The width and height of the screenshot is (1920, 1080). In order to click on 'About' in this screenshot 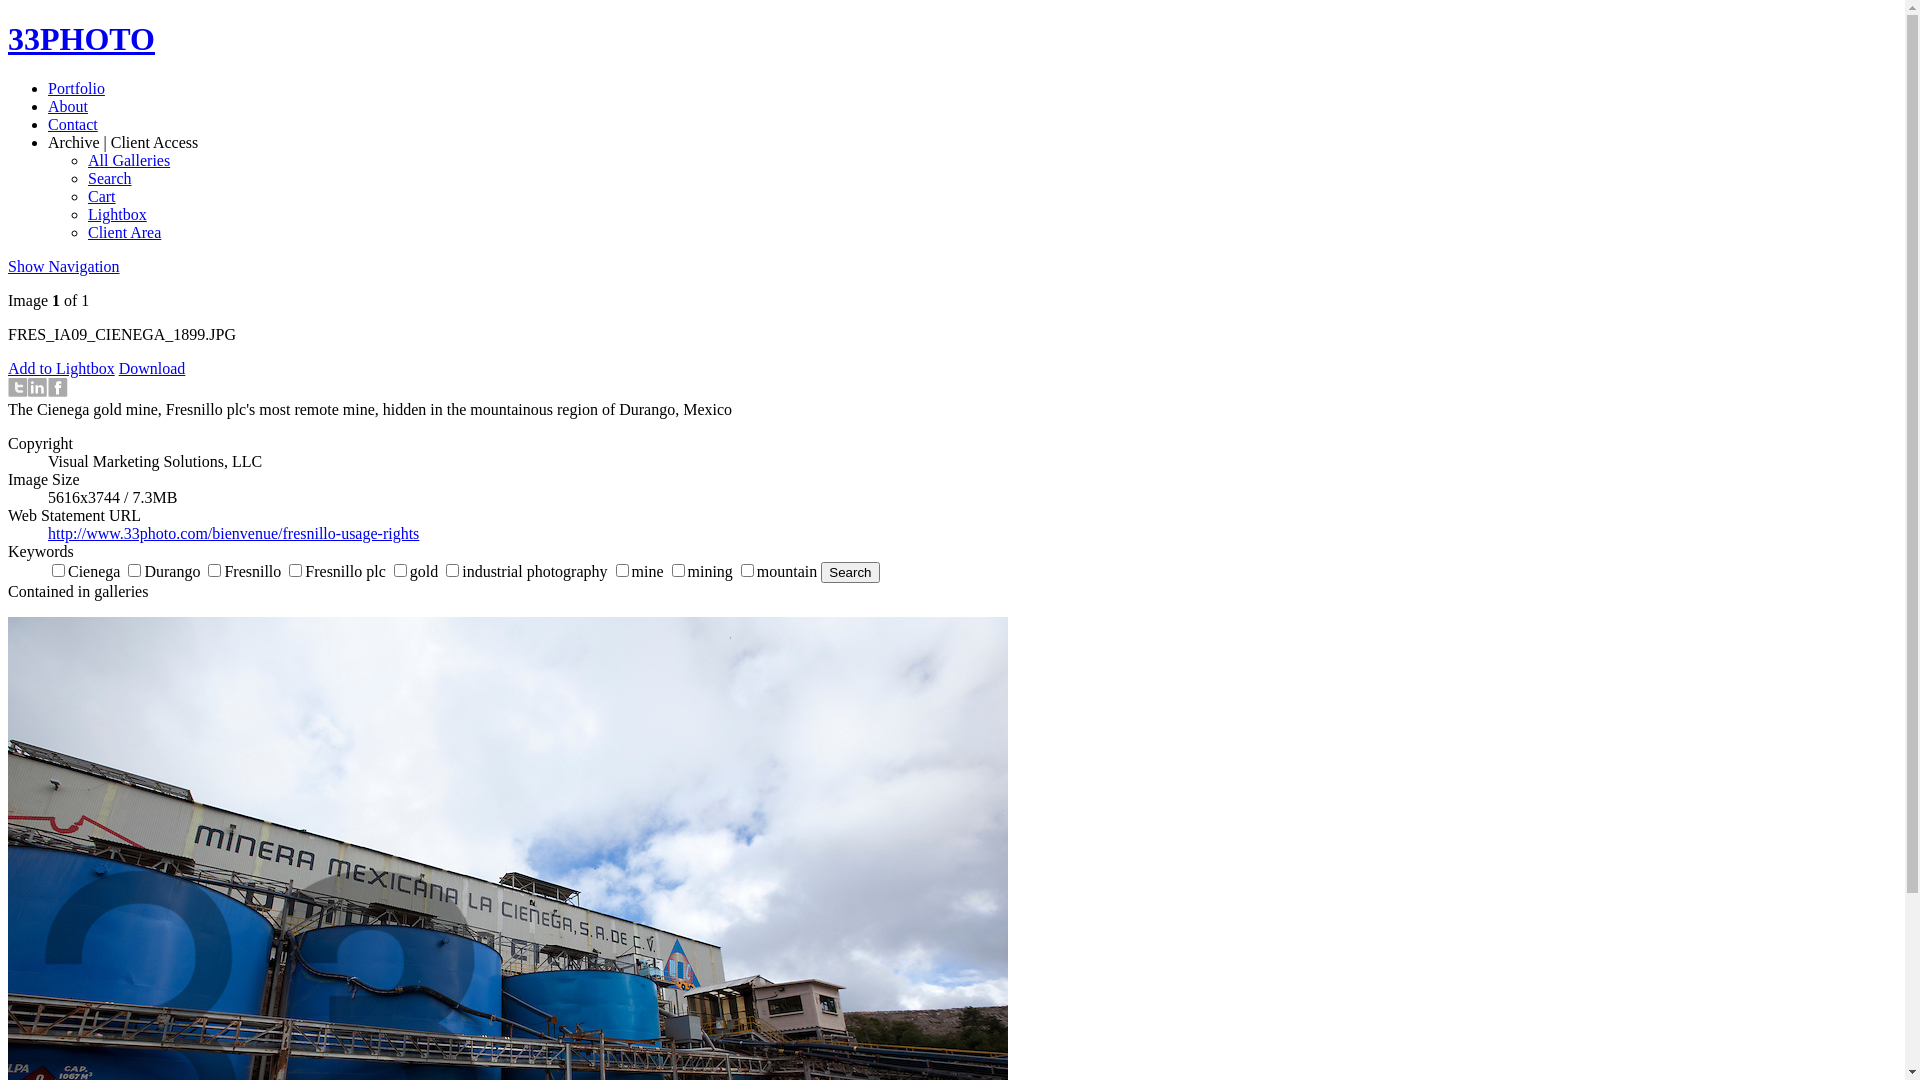, I will do `click(48, 106)`.